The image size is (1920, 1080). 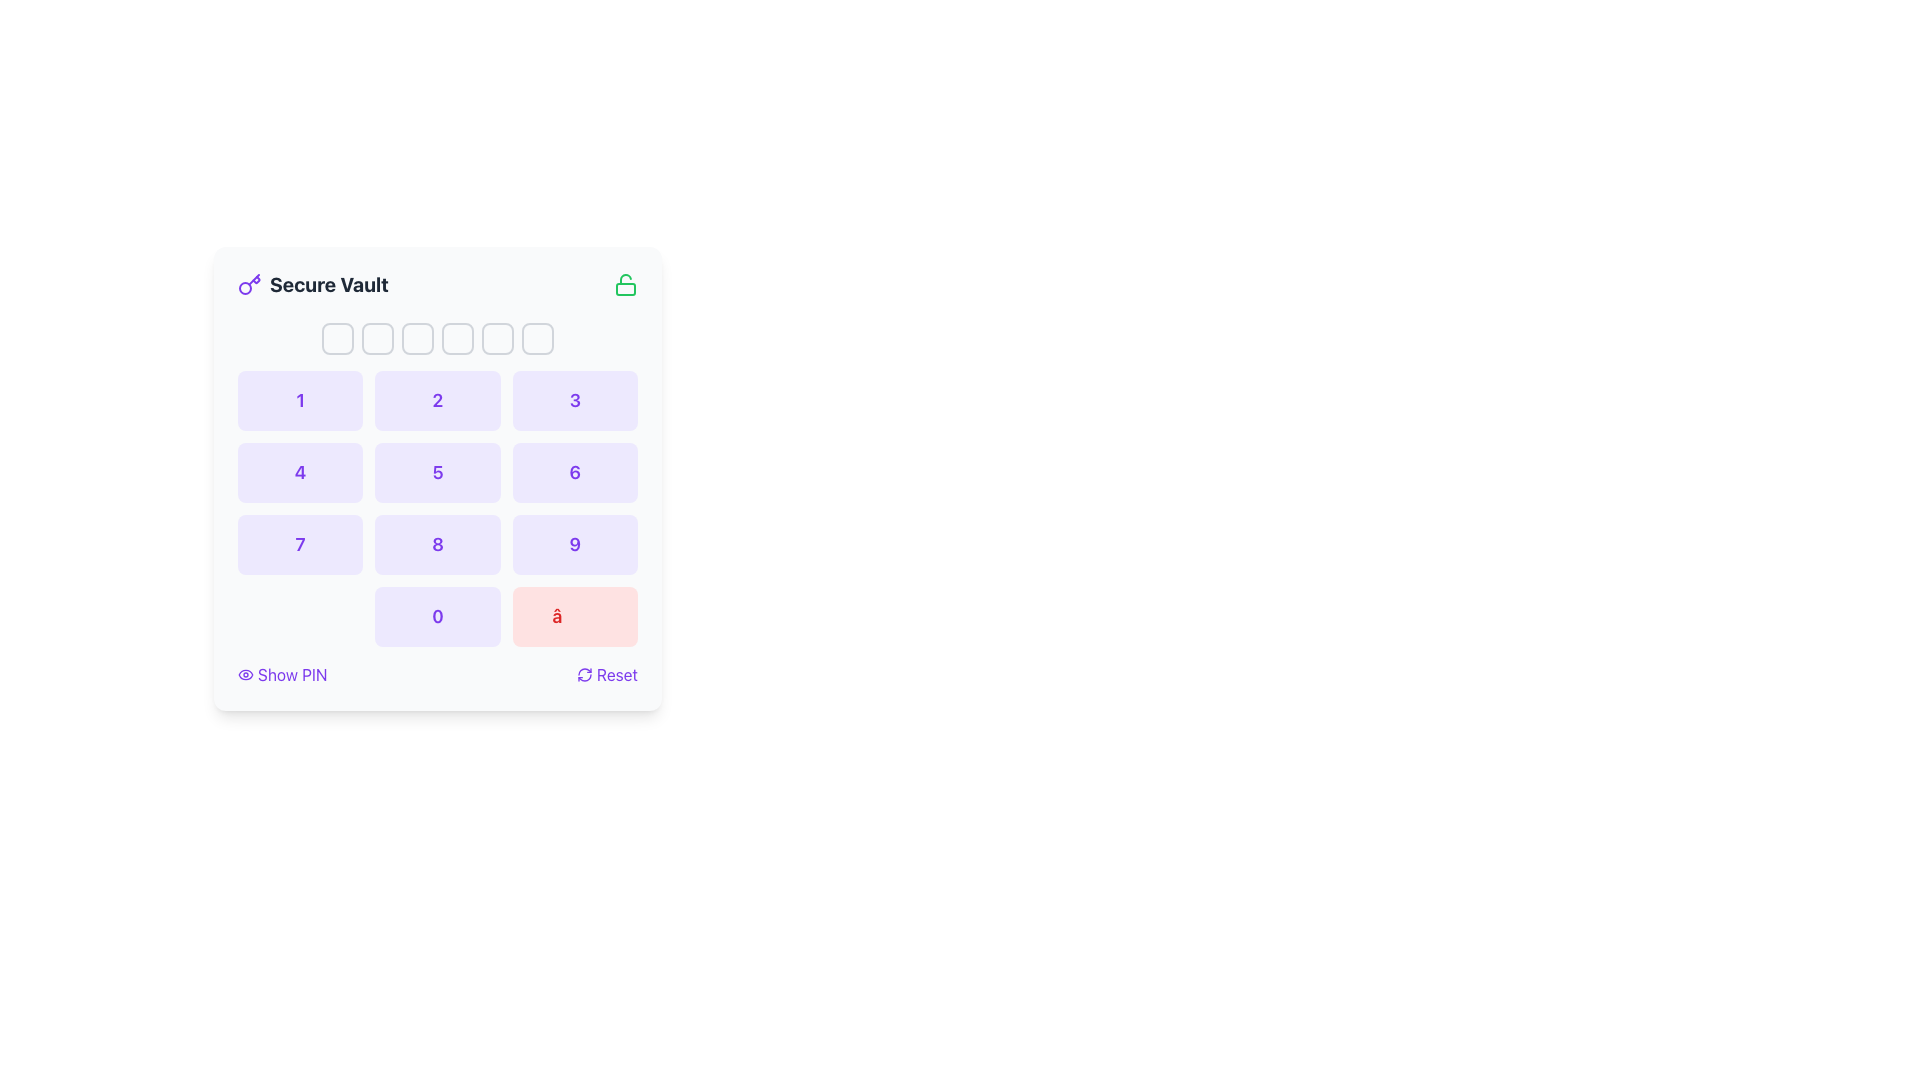 I want to click on the backspace/delete button located in the bottom-right corner of the numerical keypad grid, so click(x=574, y=616).